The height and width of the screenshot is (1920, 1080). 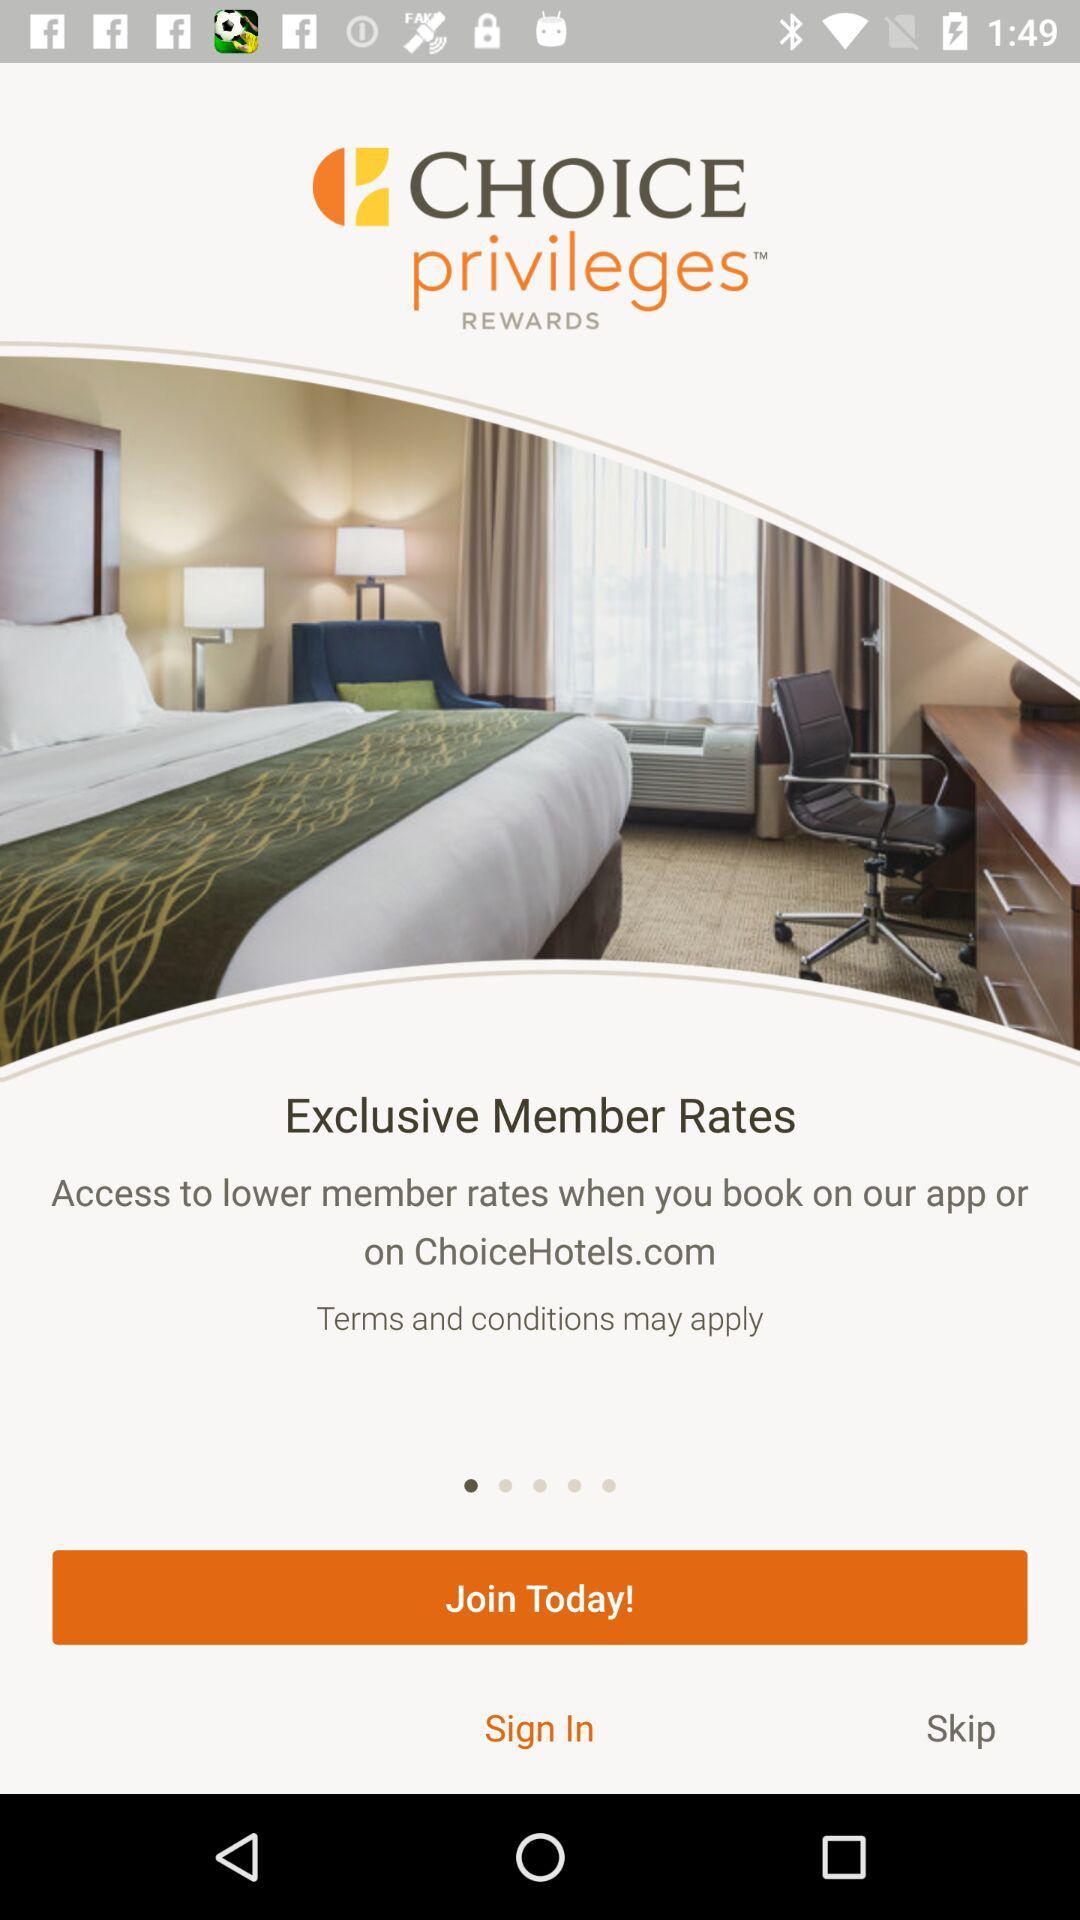 I want to click on the skip item, so click(x=960, y=1726).